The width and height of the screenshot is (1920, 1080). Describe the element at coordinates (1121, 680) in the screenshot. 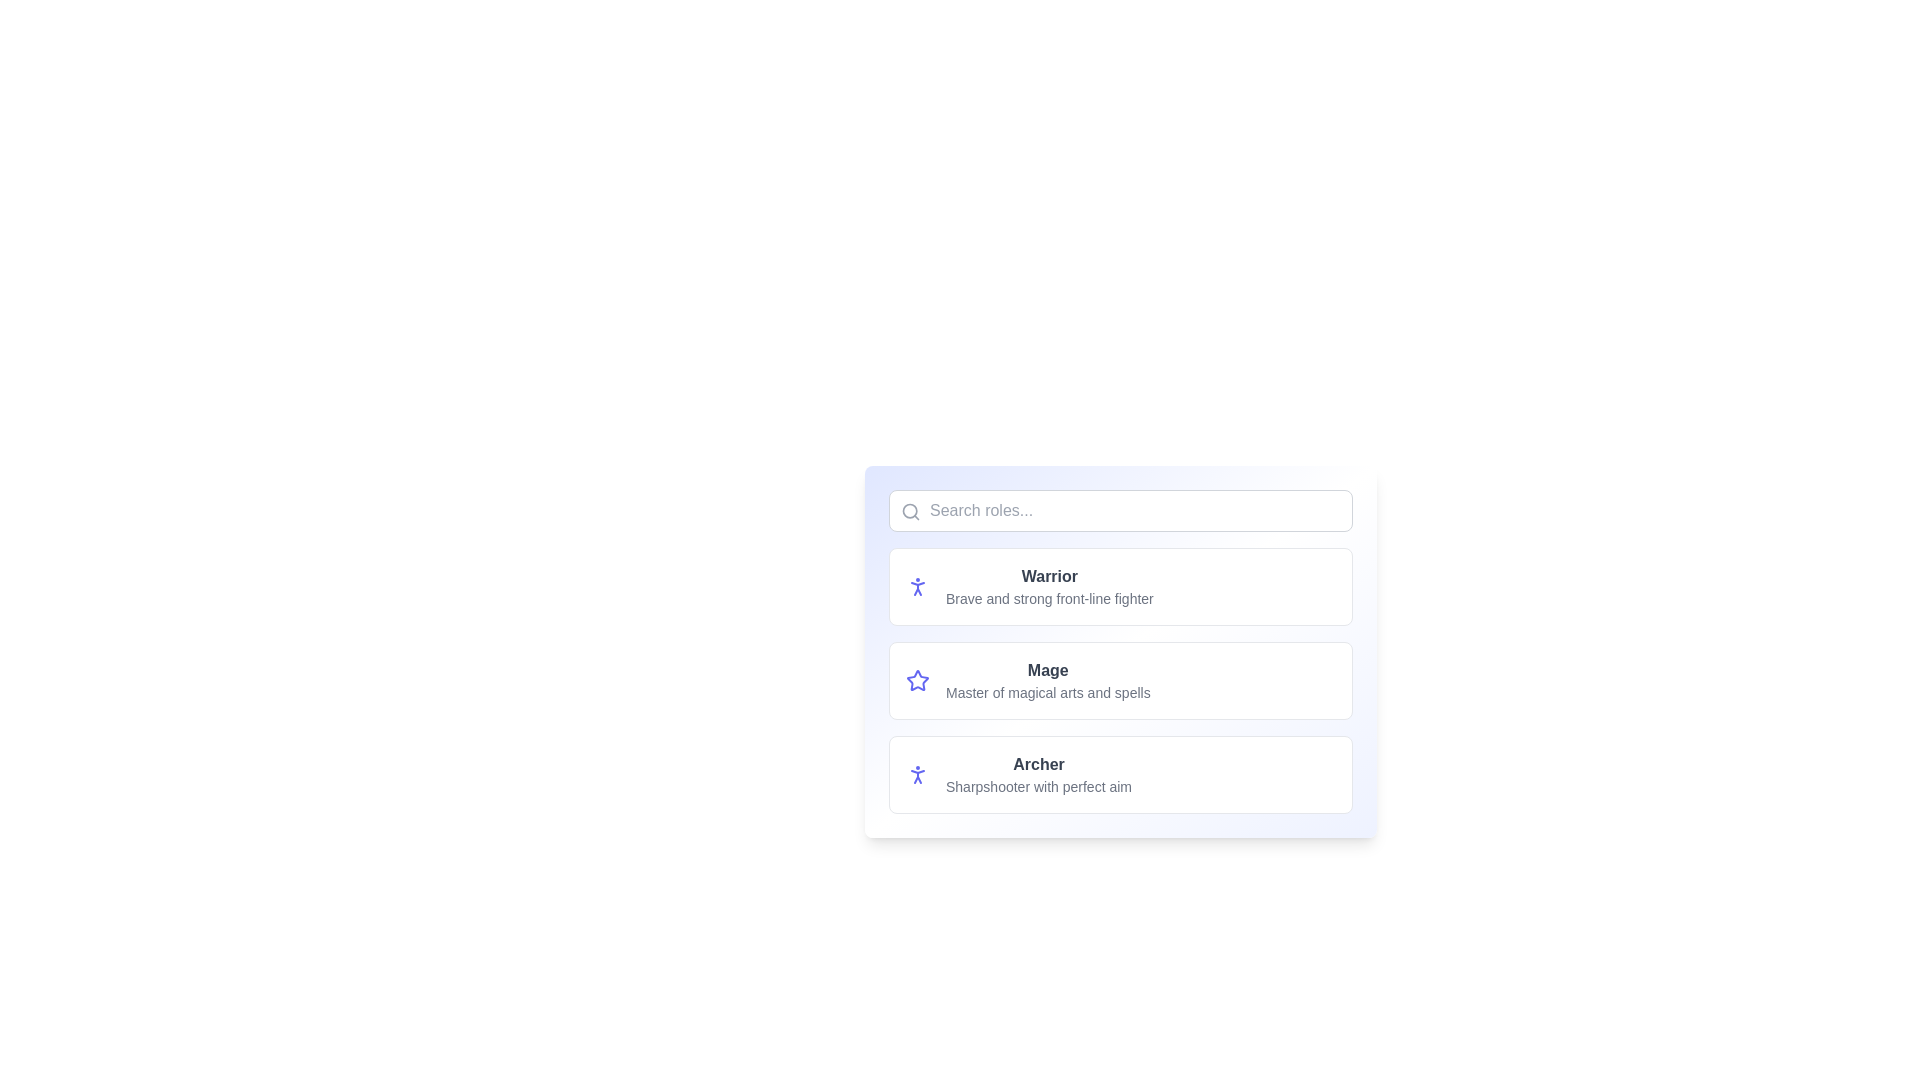

I see `the 'Mage' selectable item in the list` at that location.